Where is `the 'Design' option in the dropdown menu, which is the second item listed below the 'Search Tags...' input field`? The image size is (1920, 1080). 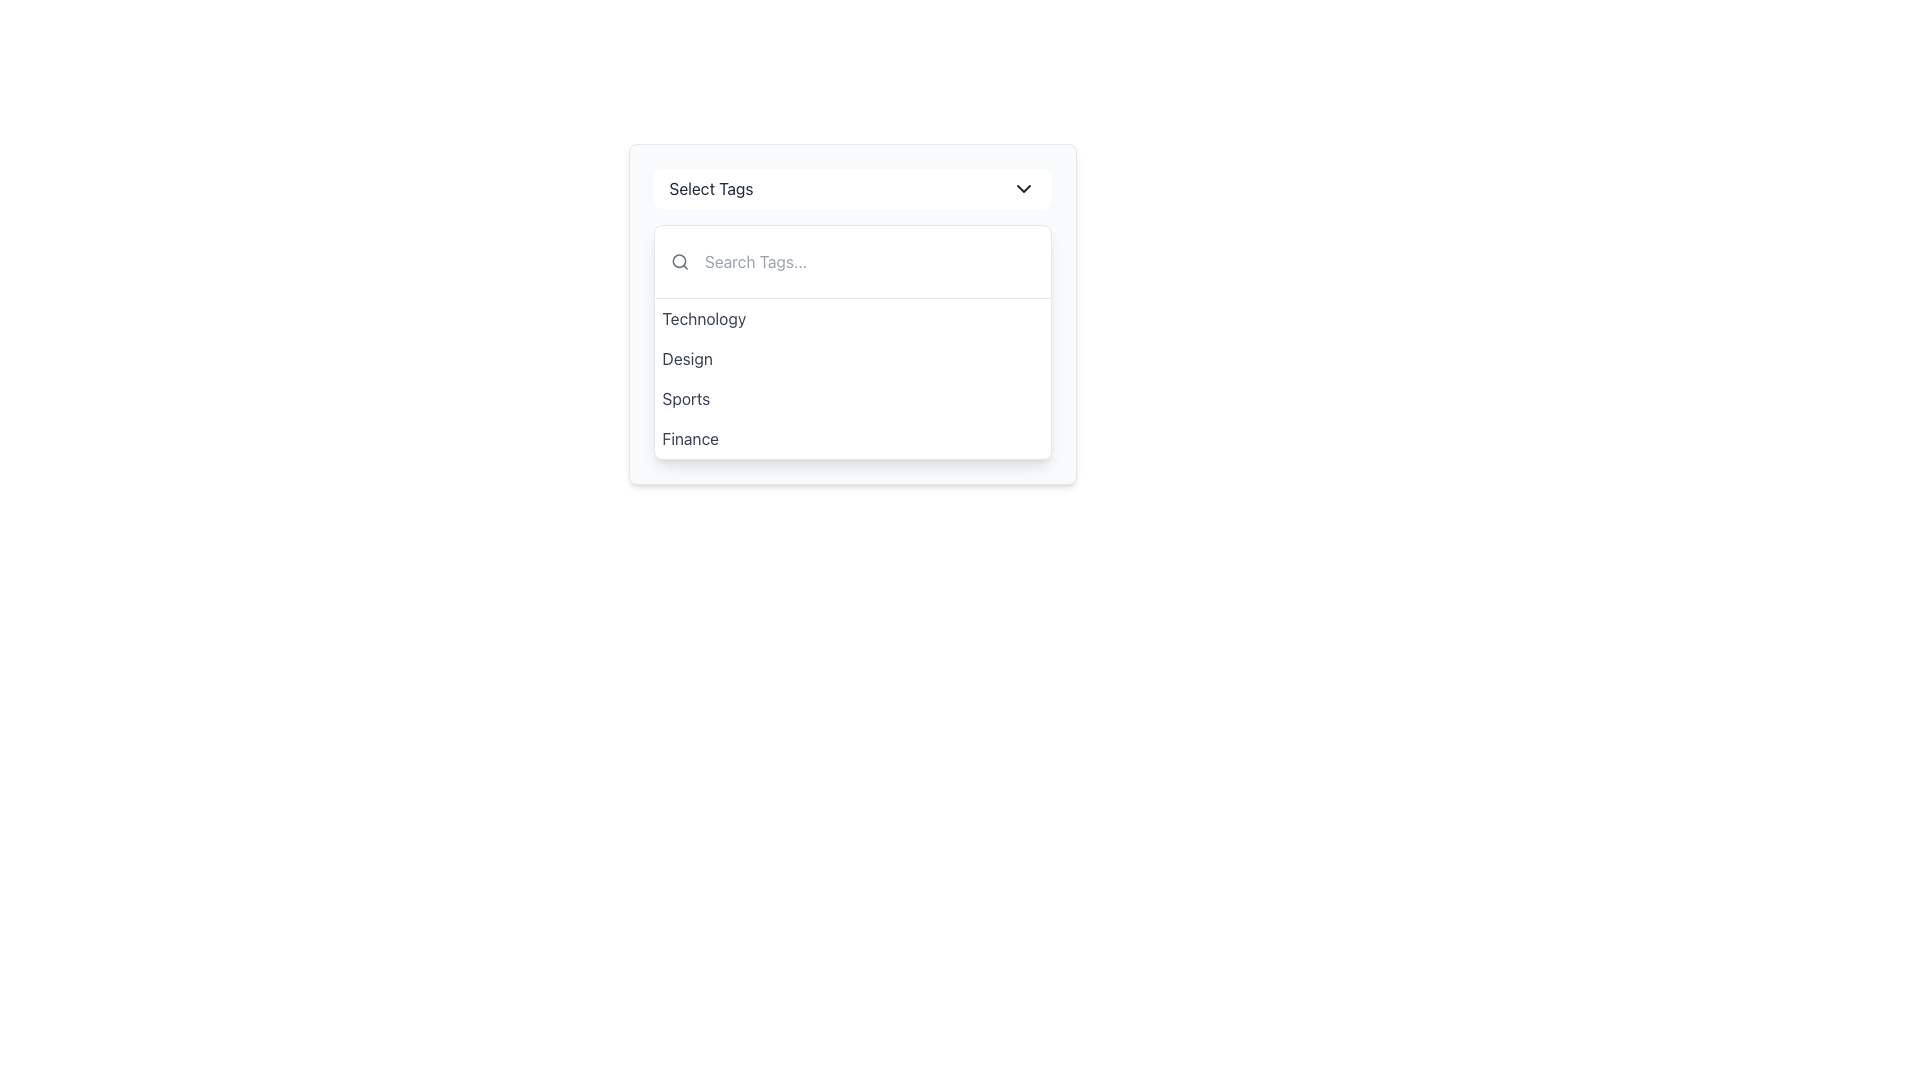
the 'Design' option in the dropdown menu, which is the second item listed below the 'Search Tags...' input field is located at coordinates (687, 357).